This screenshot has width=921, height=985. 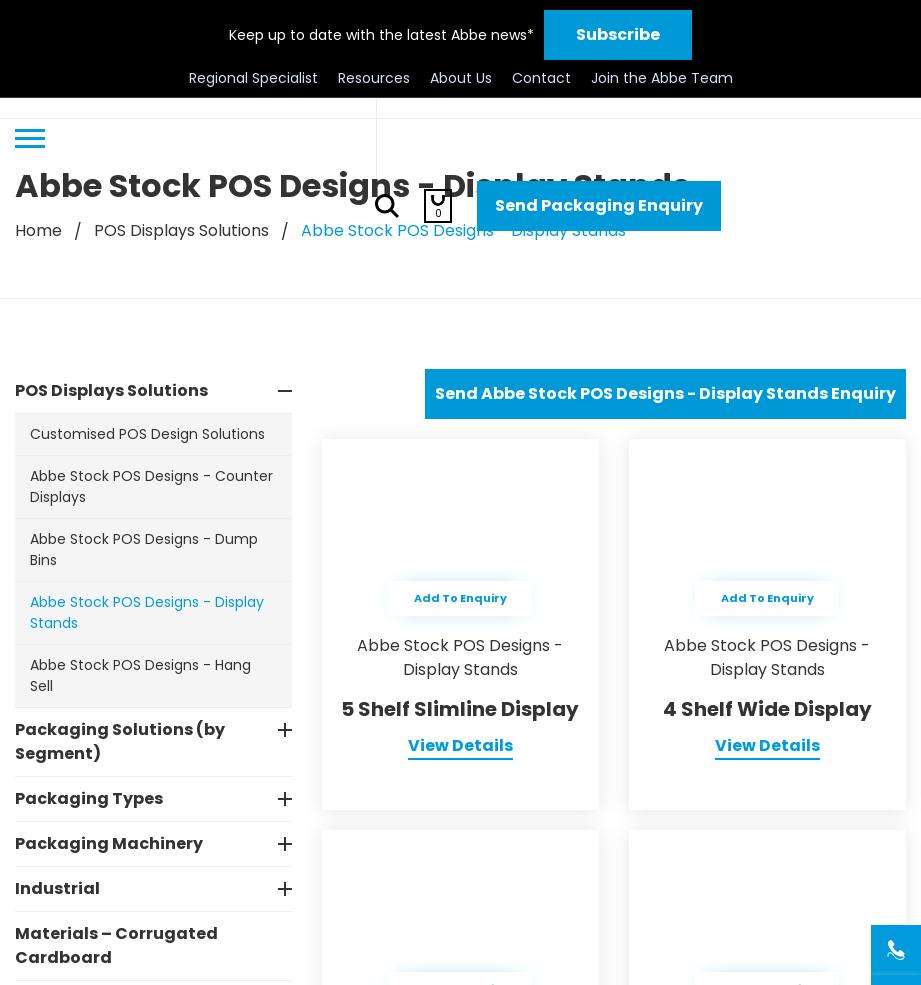 What do you see at coordinates (391, 191) in the screenshot?
I see `'In The Community'` at bounding box center [391, 191].